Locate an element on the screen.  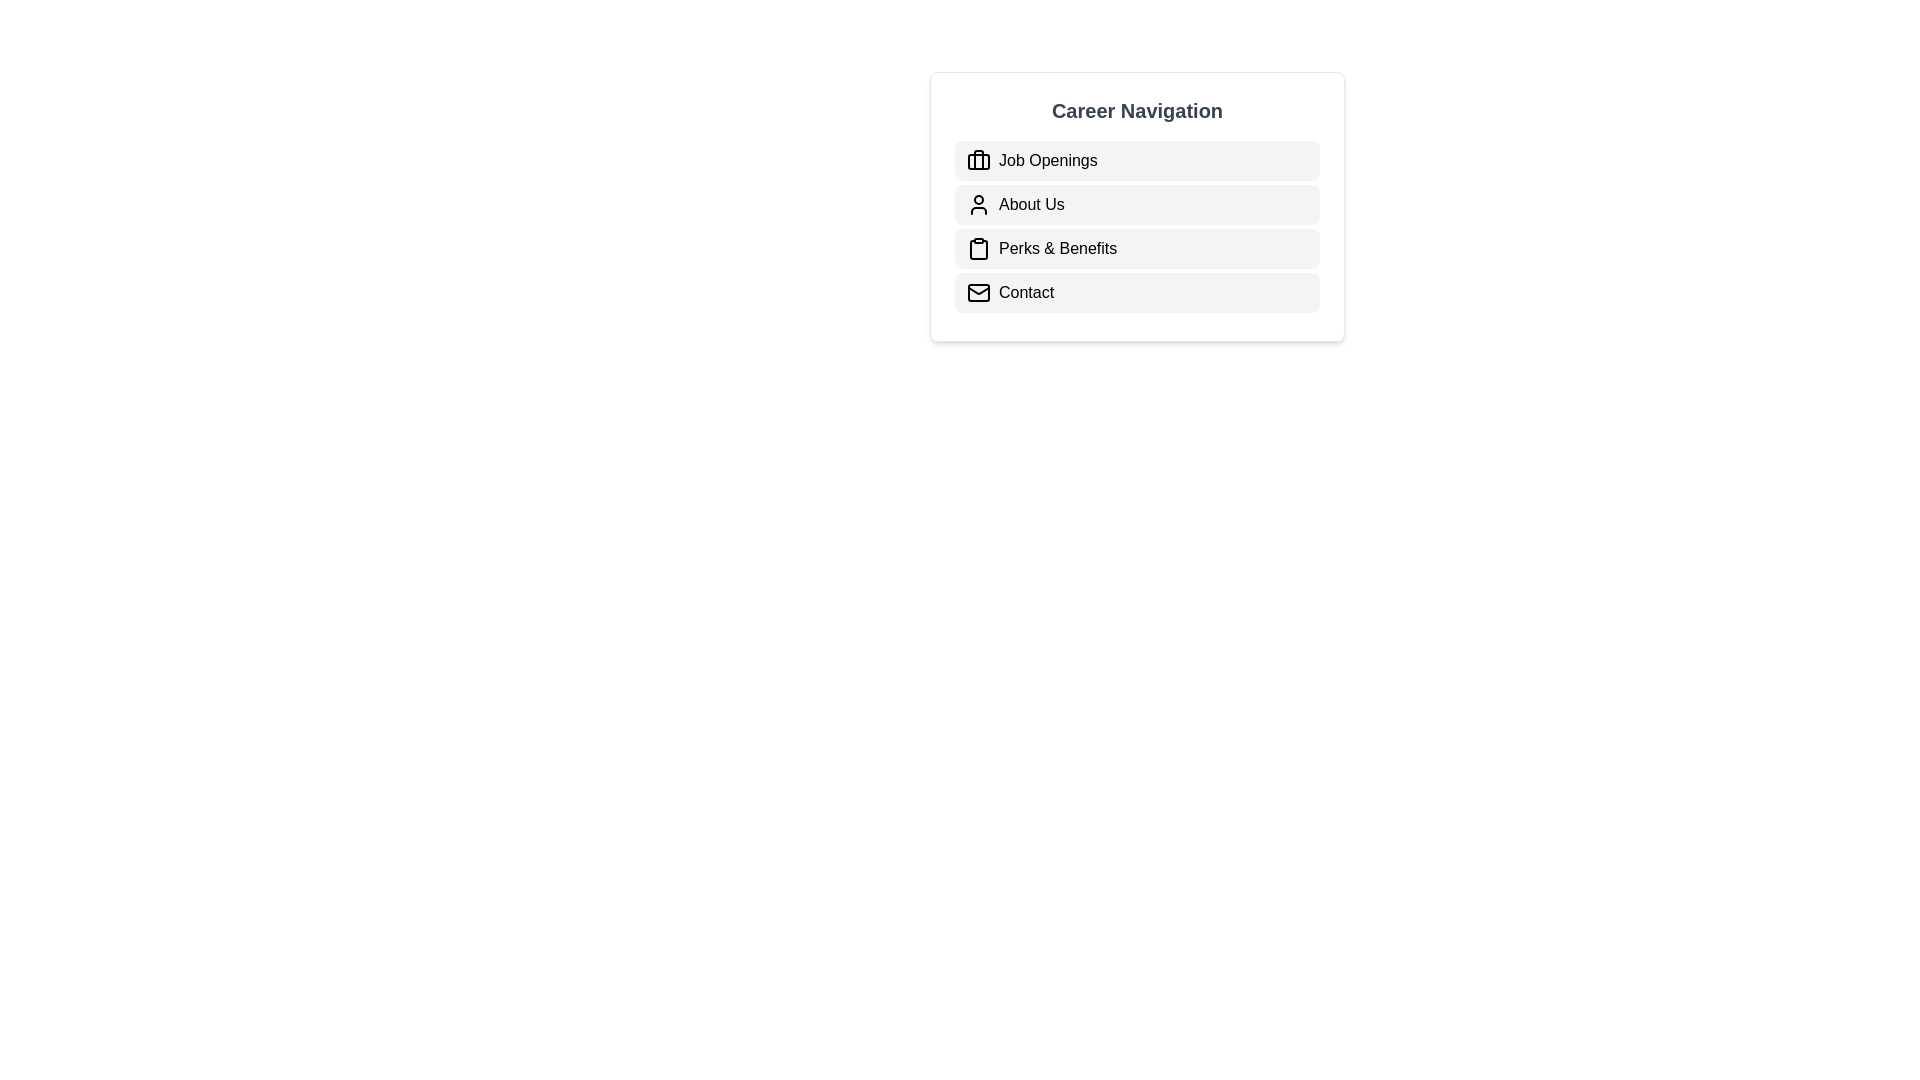
the 'About Us' clickable list item in the navigation menu is located at coordinates (1137, 204).